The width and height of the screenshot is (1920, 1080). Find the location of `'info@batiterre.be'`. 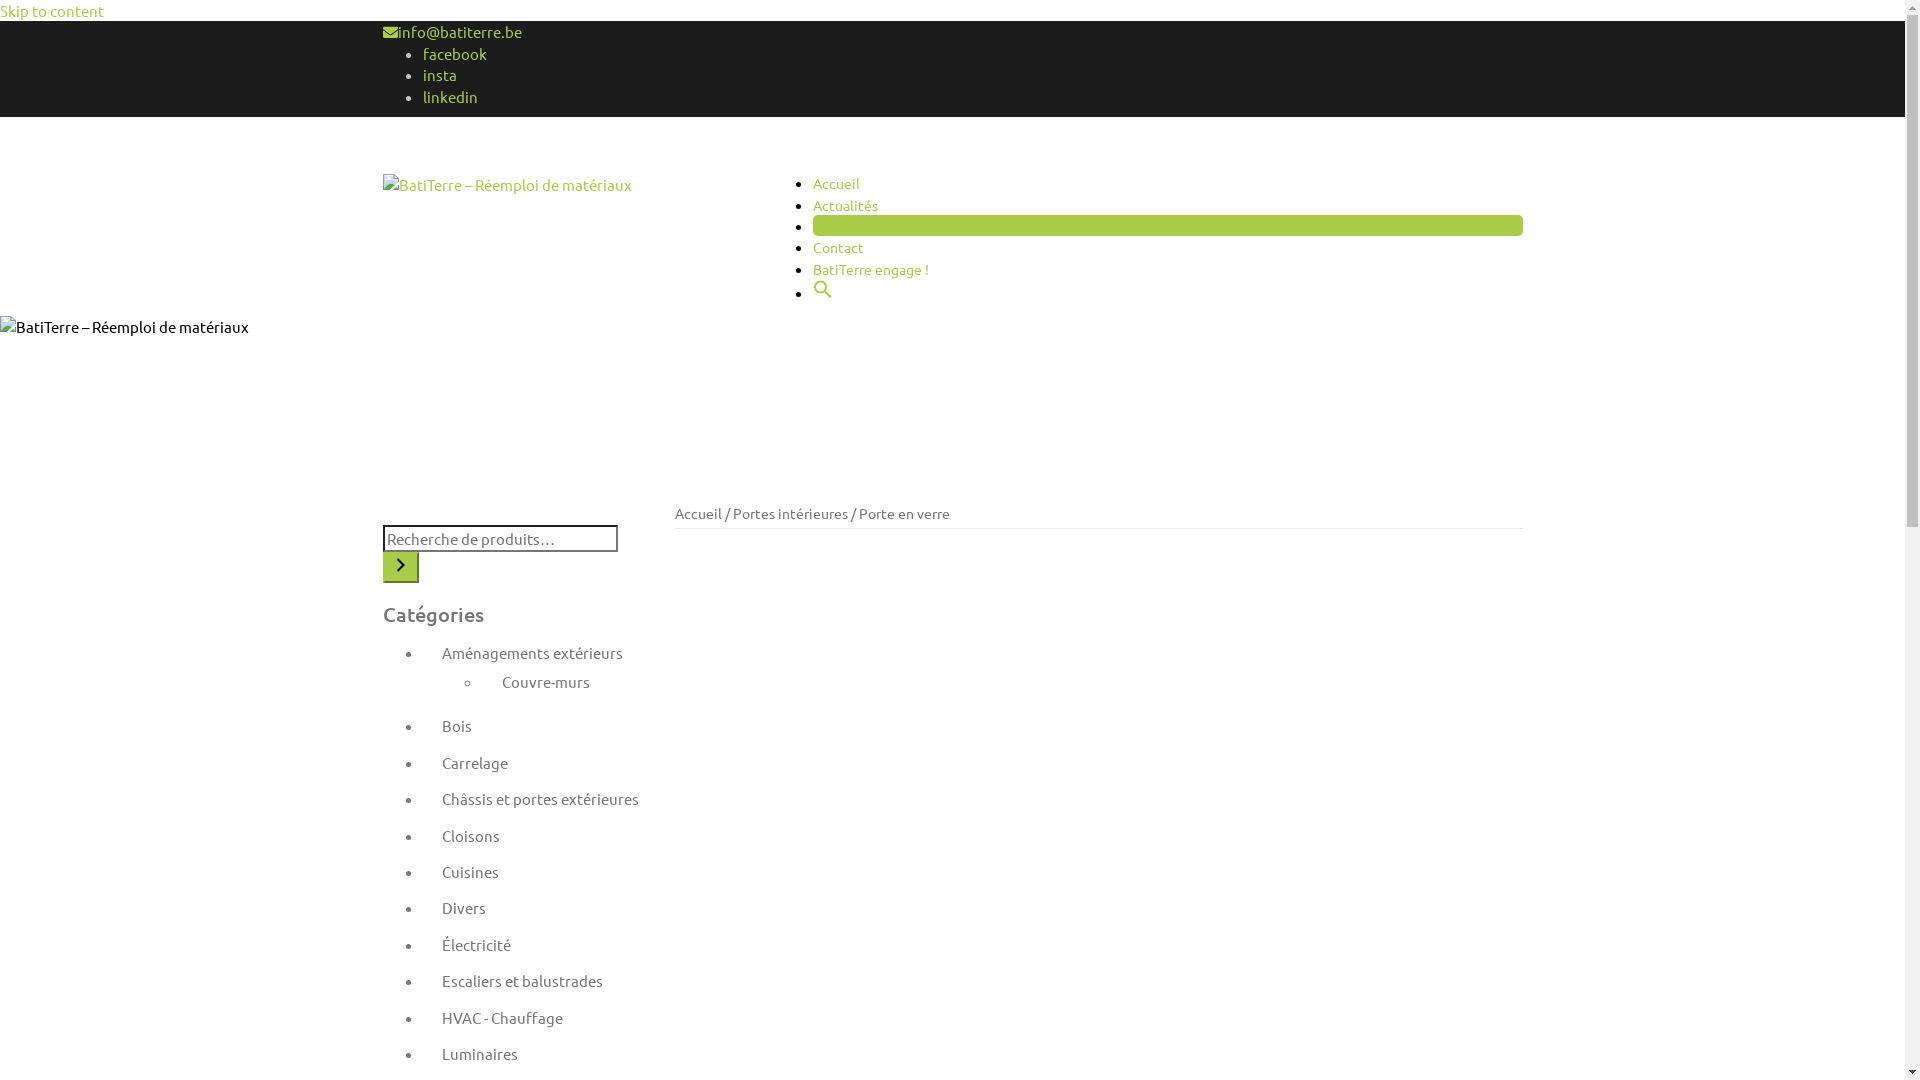

'info@batiterre.be' is located at coordinates (459, 31).